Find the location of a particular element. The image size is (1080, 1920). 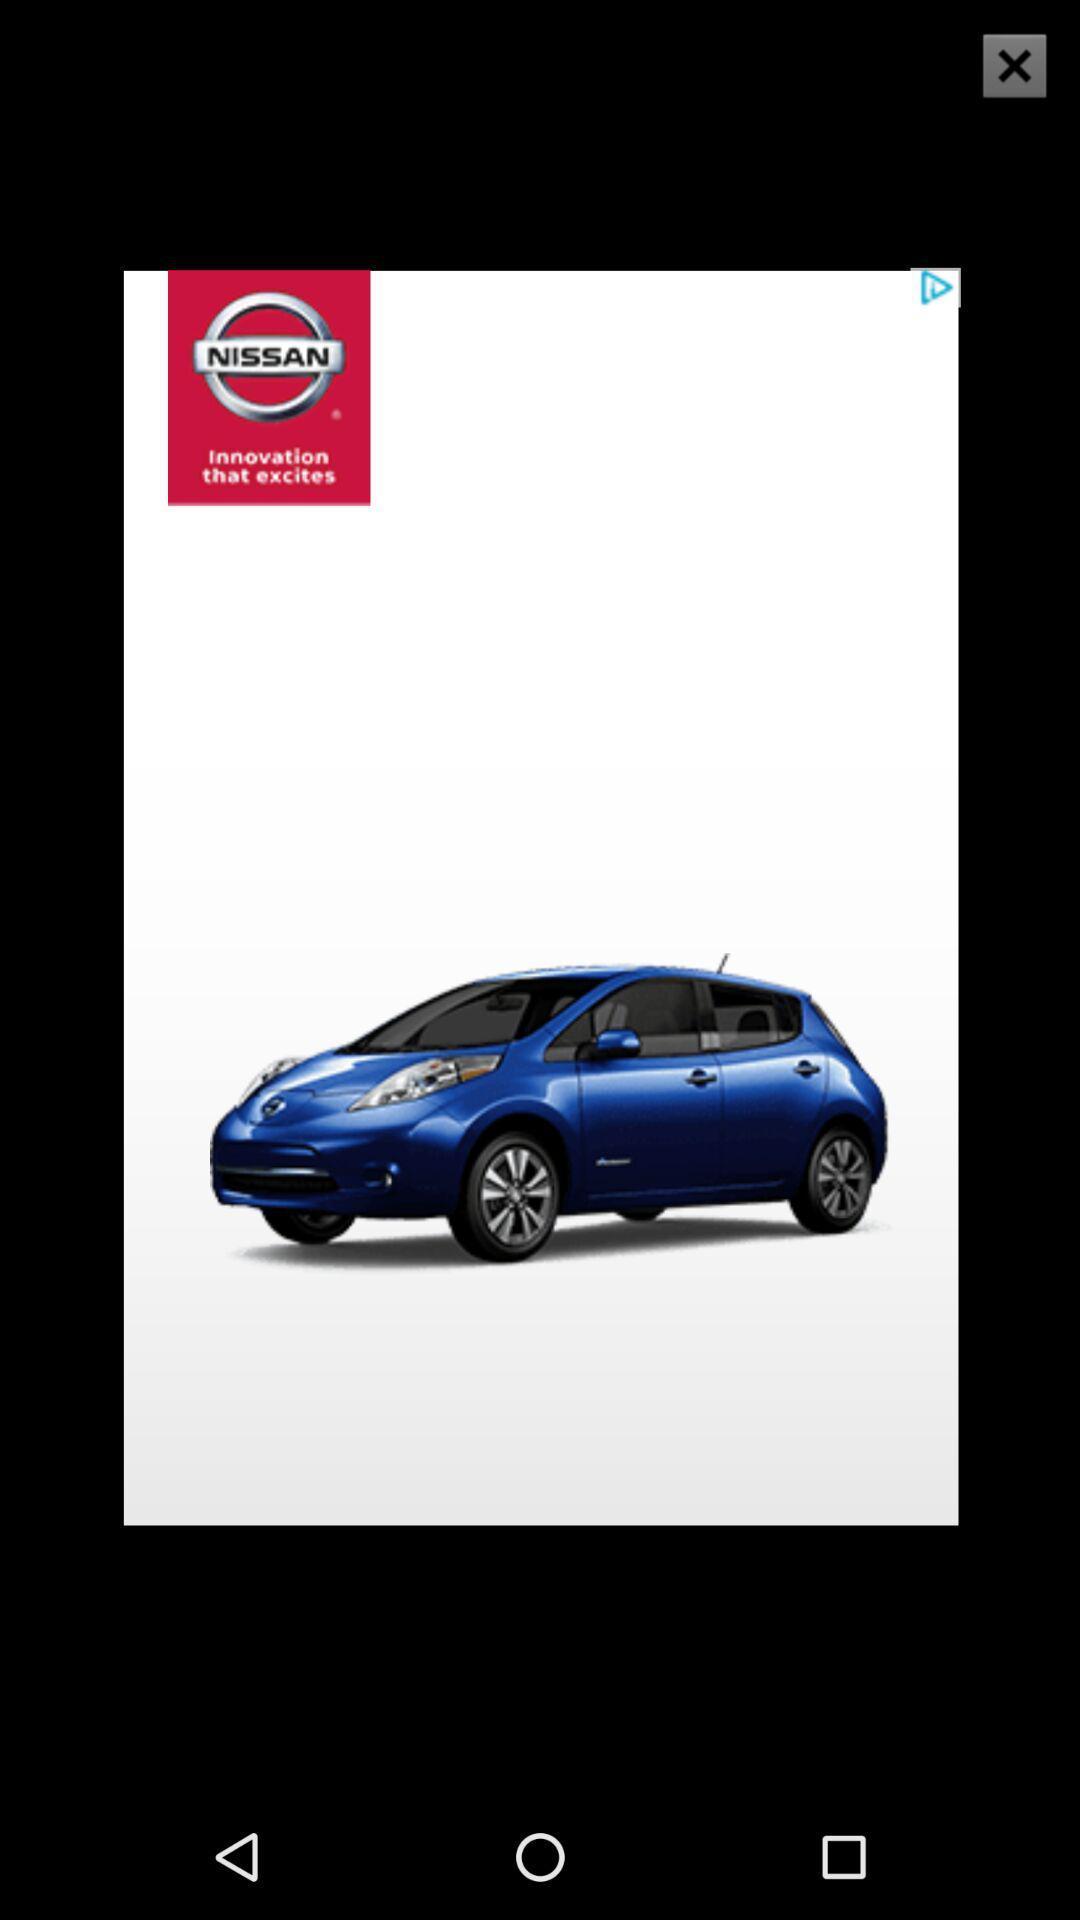

the close icon is located at coordinates (1001, 83).